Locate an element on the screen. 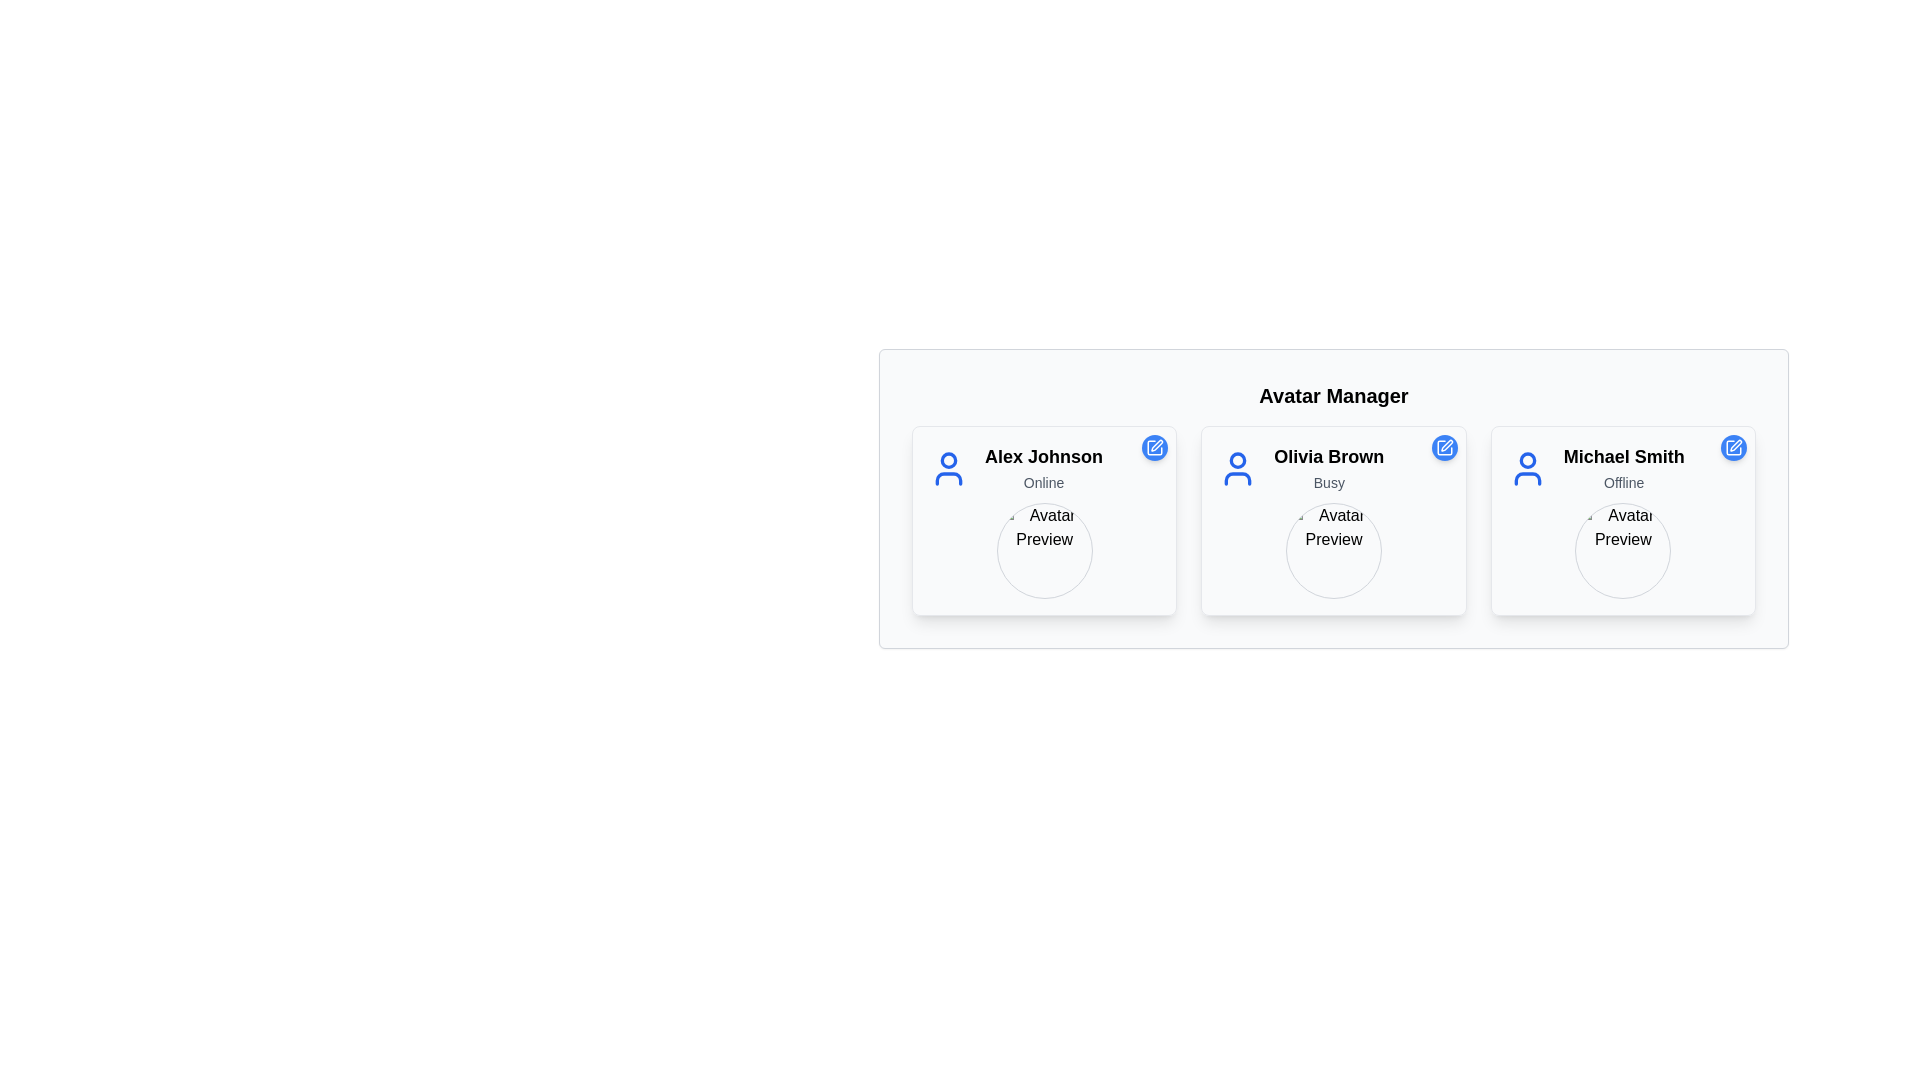 The image size is (1920, 1080). the text display showing the name 'Michael Smith' in the top central part of the rightmost card in the 'Avatar Manager' interface is located at coordinates (1624, 456).